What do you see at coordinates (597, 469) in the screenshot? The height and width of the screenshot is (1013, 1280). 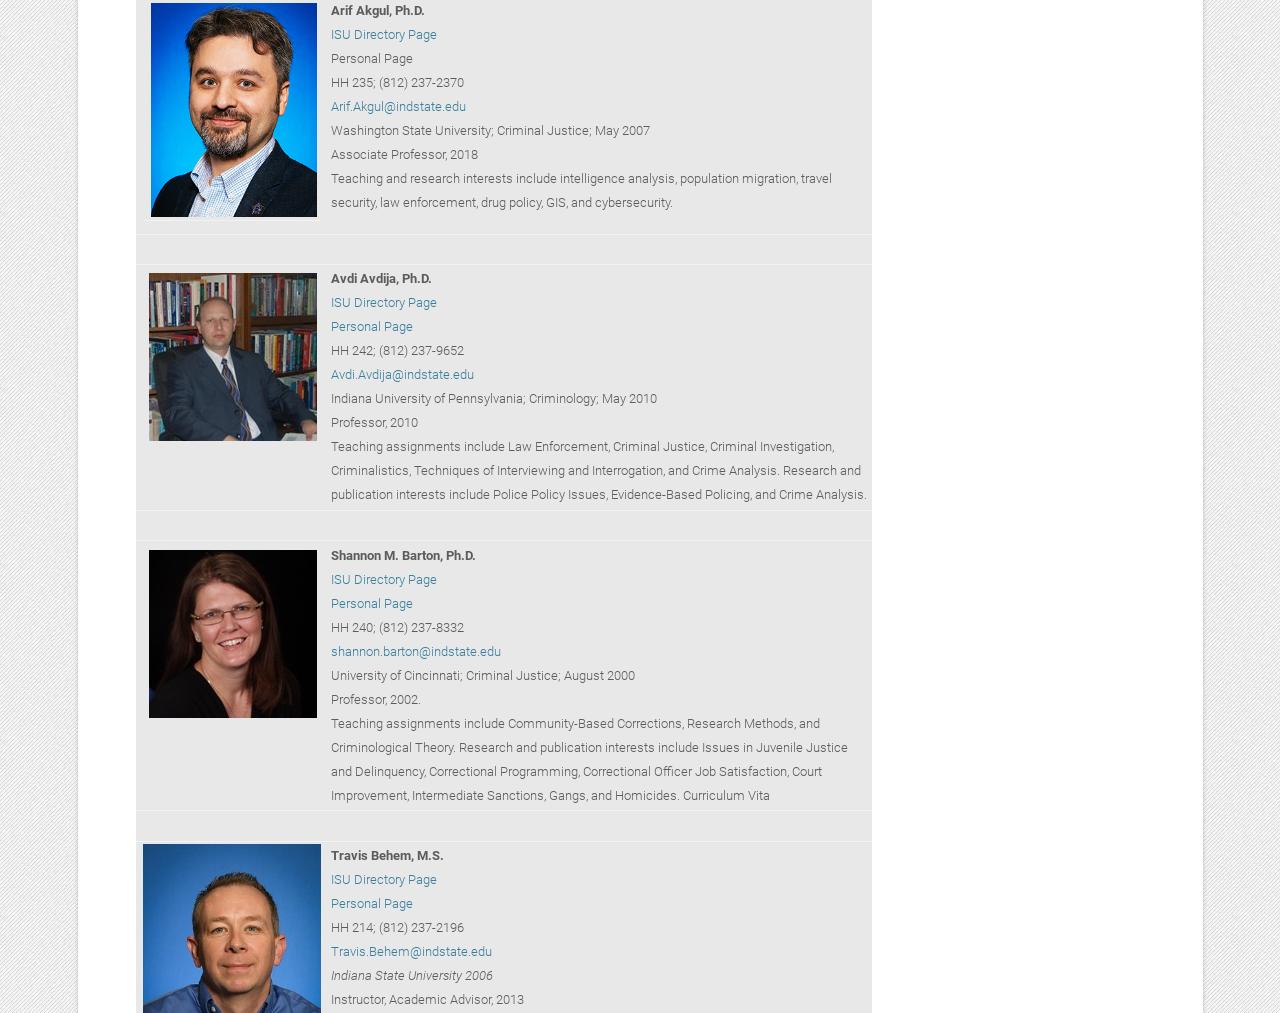 I see `'Teaching assignments include Law Enforcement, Criminal Justice, Criminal Investigation, Criminalistics, Techniques of Interviewing and Interrogation, and Crime Analysis. Research and publication interests include Police Policy Issues, Evidence-Based Policing, and Crime Analysis.'` at bounding box center [597, 469].